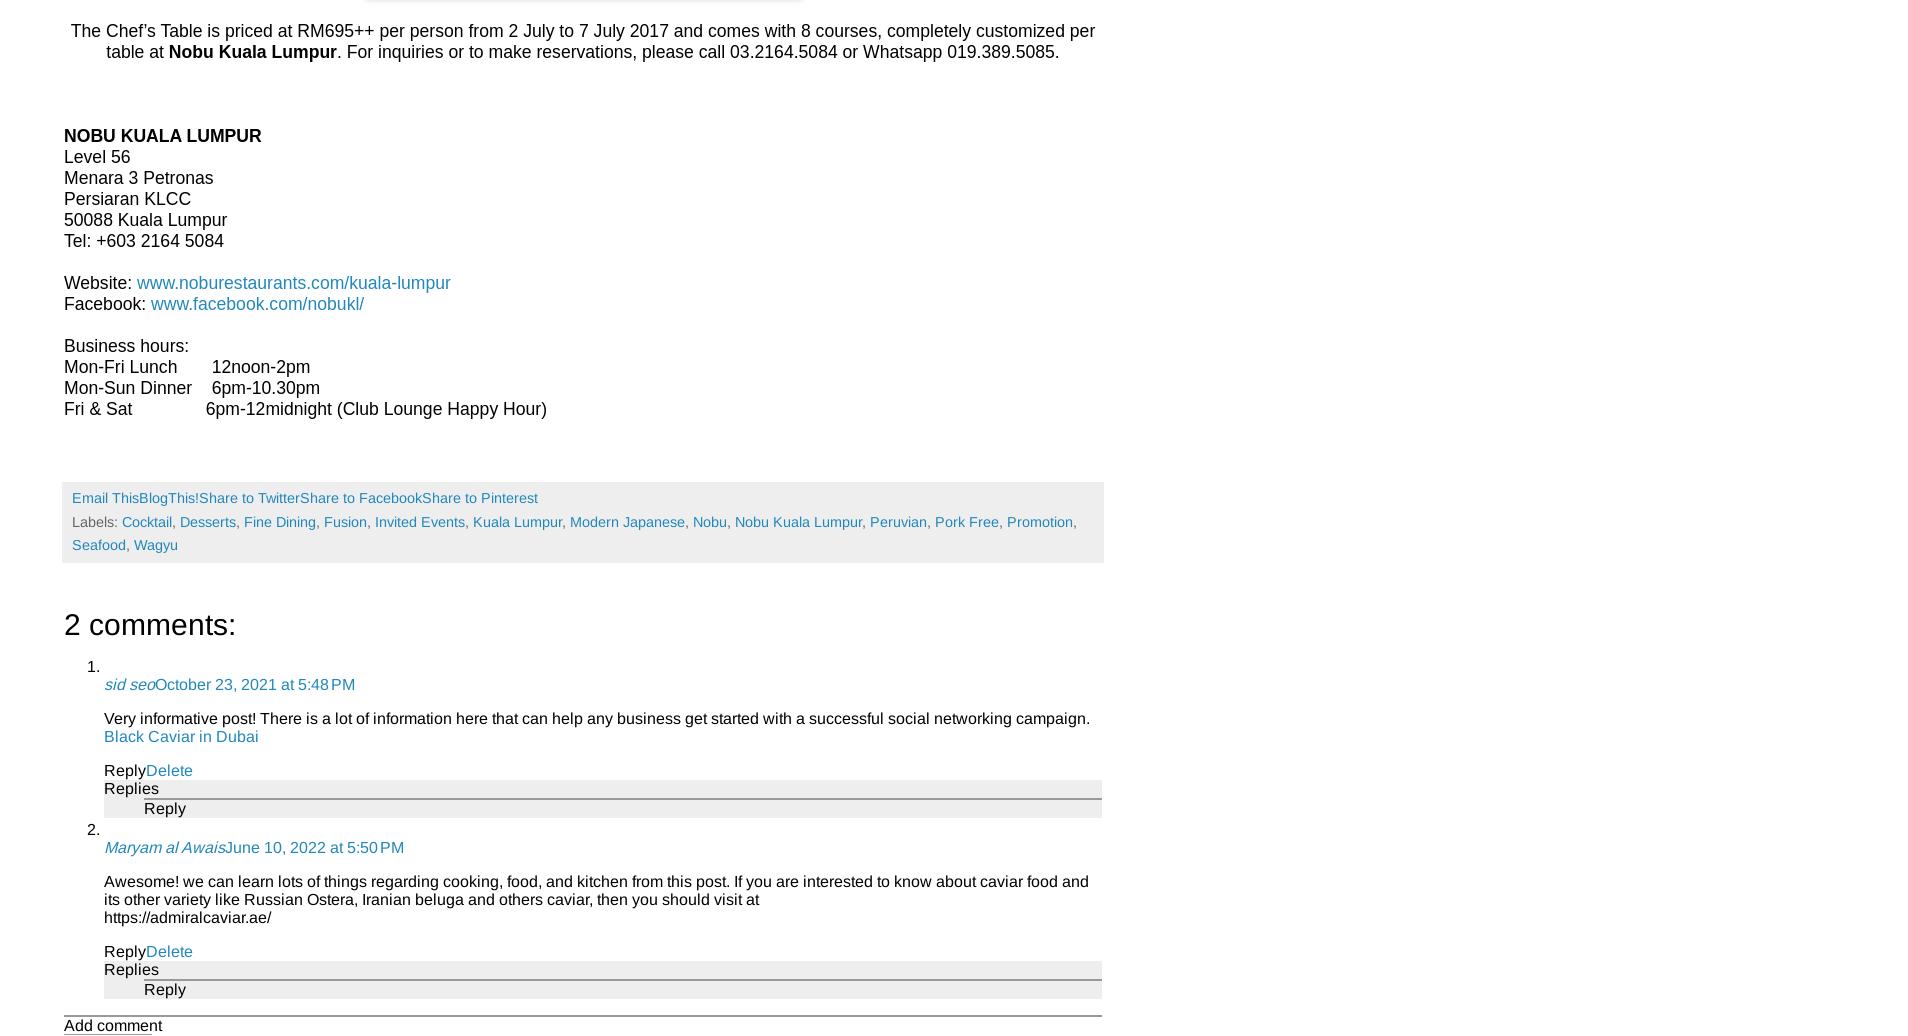 This screenshot has width=1908, height=1036. Describe the element at coordinates (161, 136) in the screenshot. I see `'NOBU
KUALA LUMPUR'` at that location.